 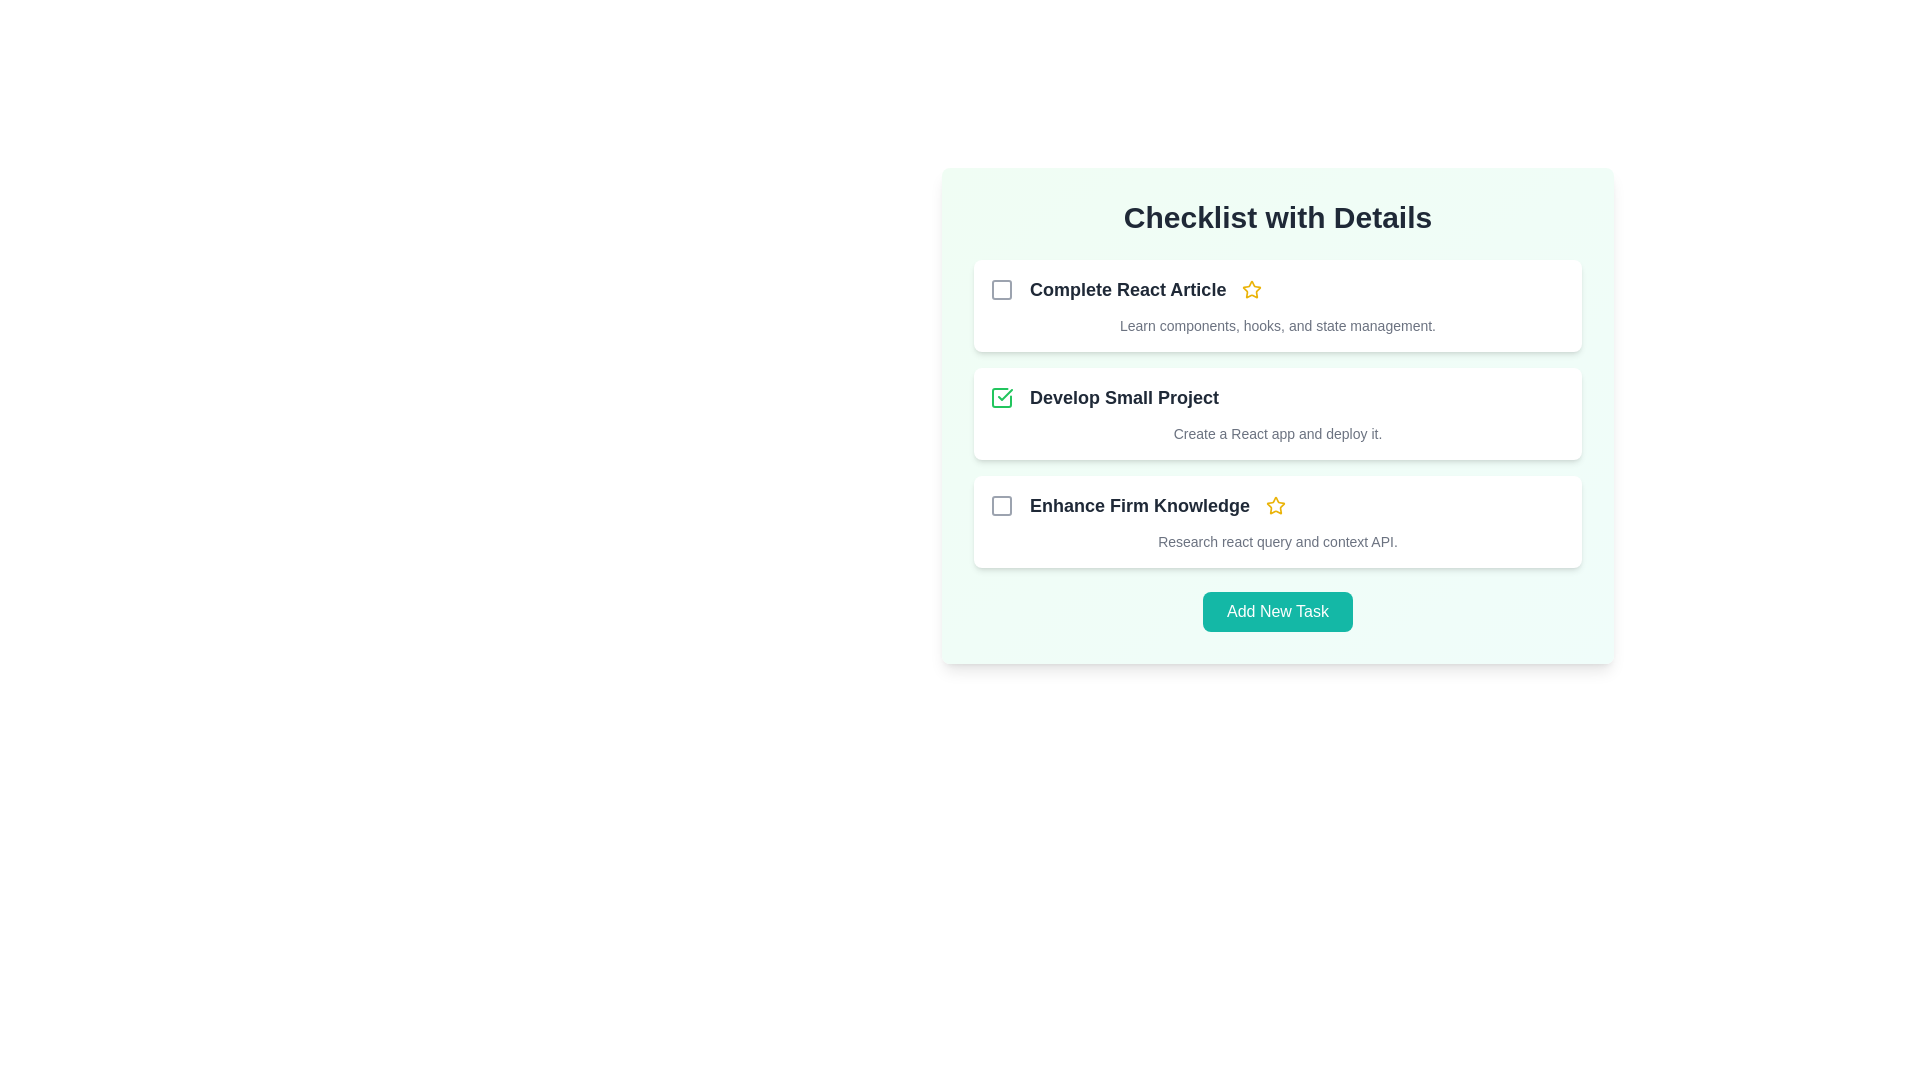 What do you see at coordinates (1128, 289) in the screenshot?
I see `the checklist item to focus on its description` at bounding box center [1128, 289].